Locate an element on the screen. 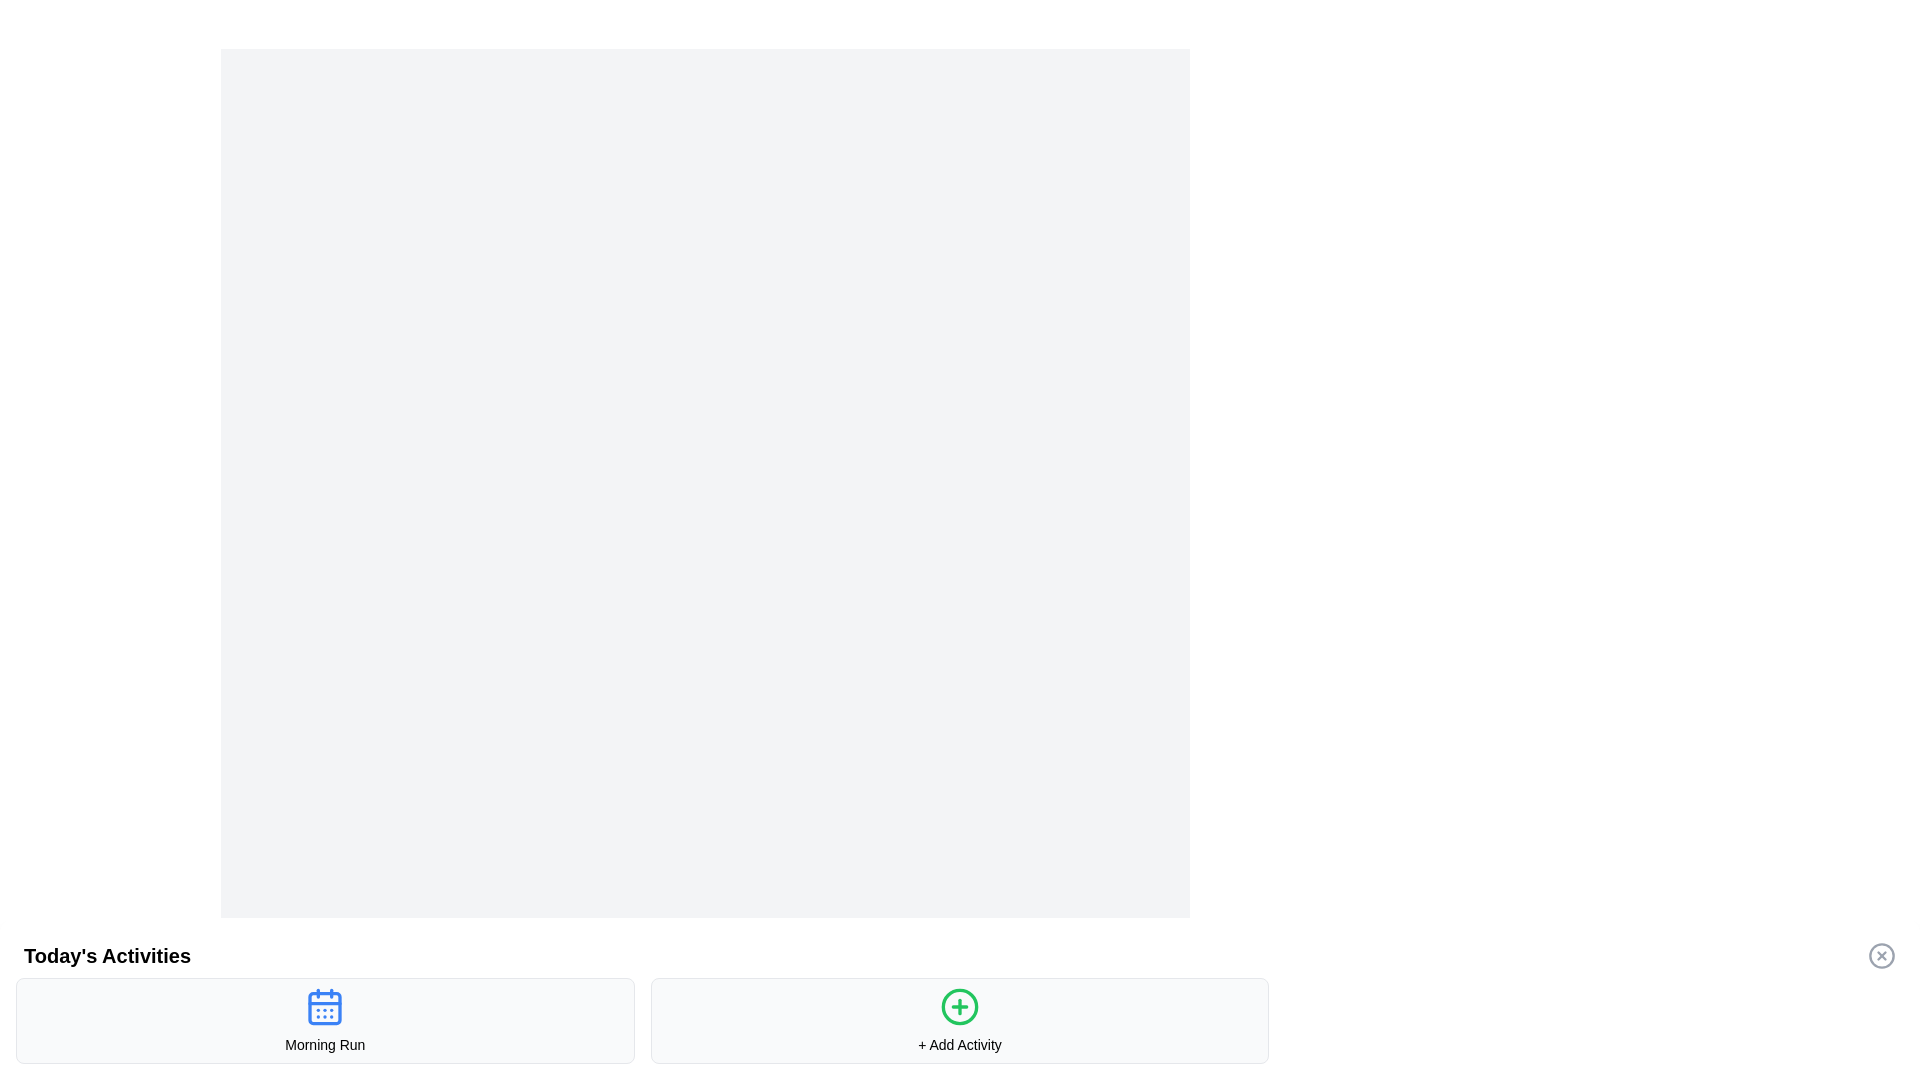  the blue calendar icon located in the first card of the 'Today's Activities' section, positioned above the 'Morning Run' label is located at coordinates (325, 1006).